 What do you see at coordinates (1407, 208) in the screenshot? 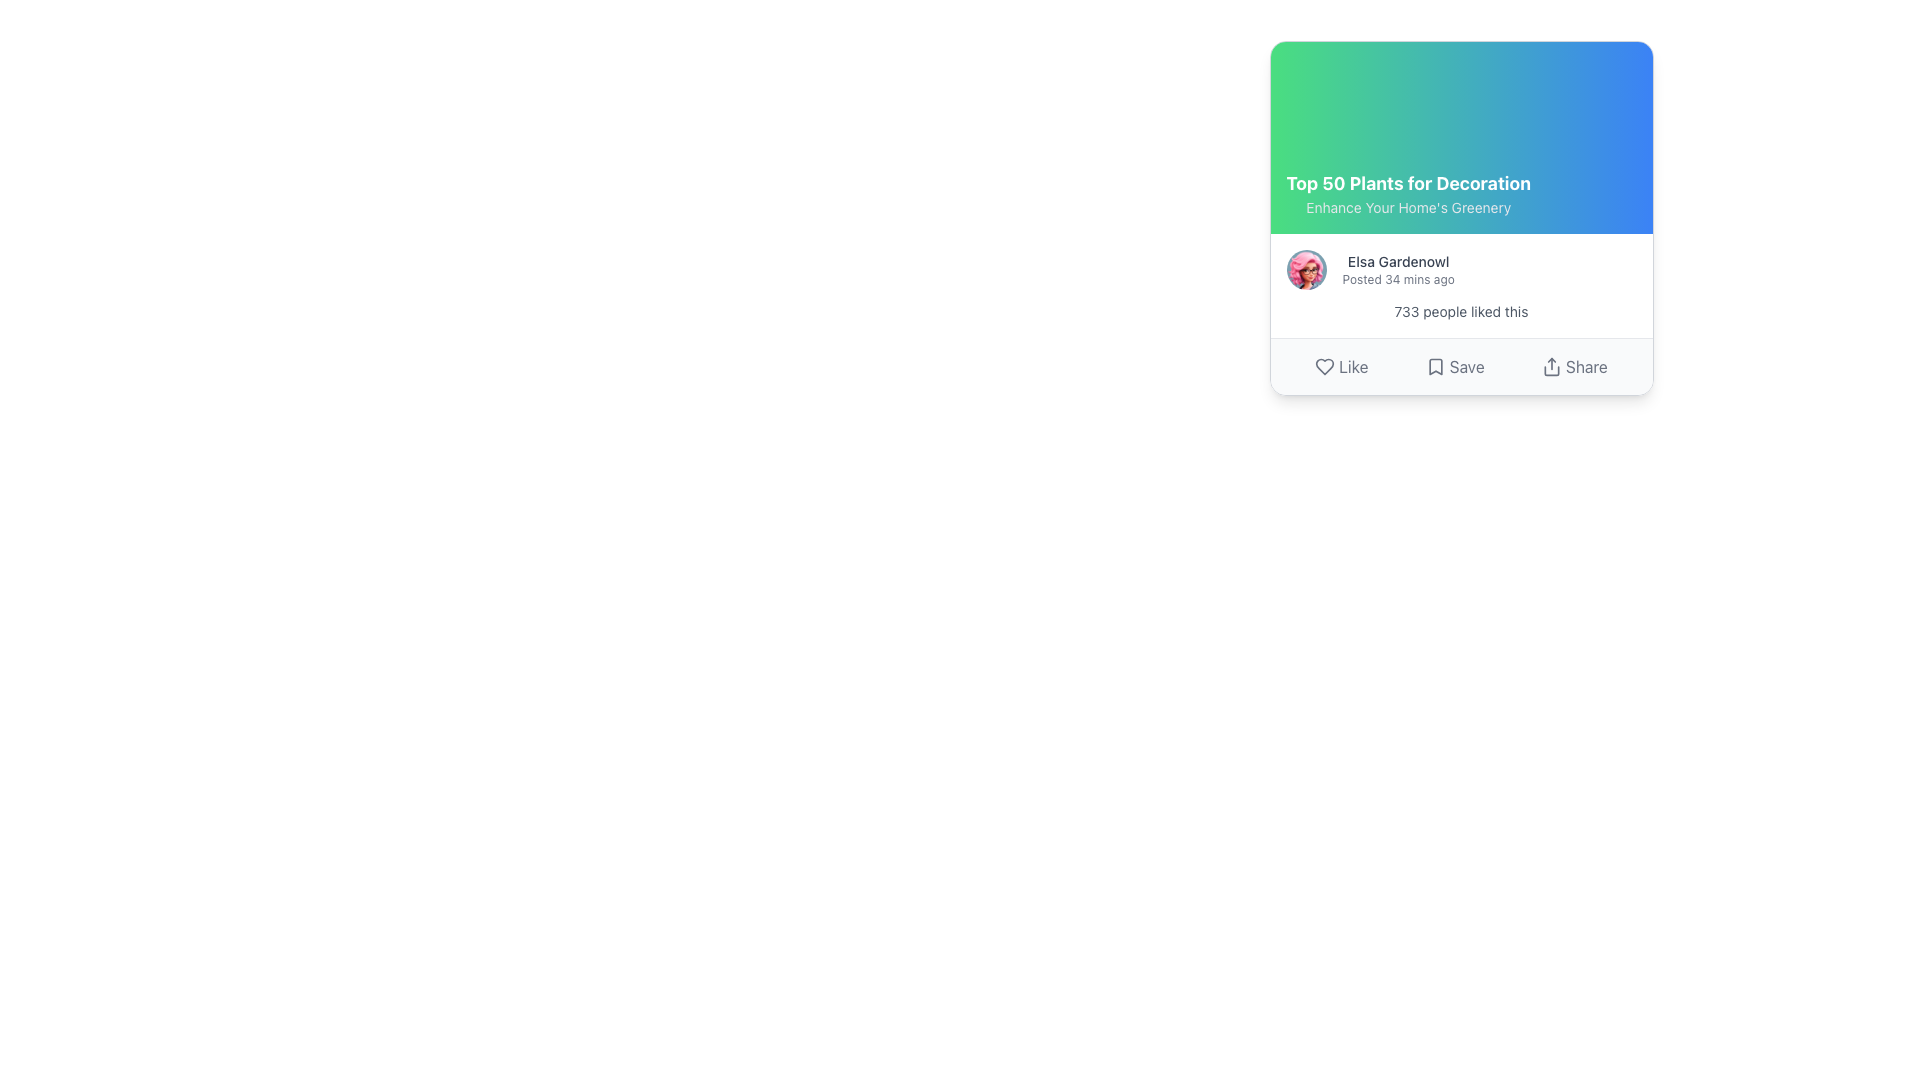
I see `the static text label that provides additional context below the title 'Top 50 Plants for Decoration'` at bounding box center [1407, 208].